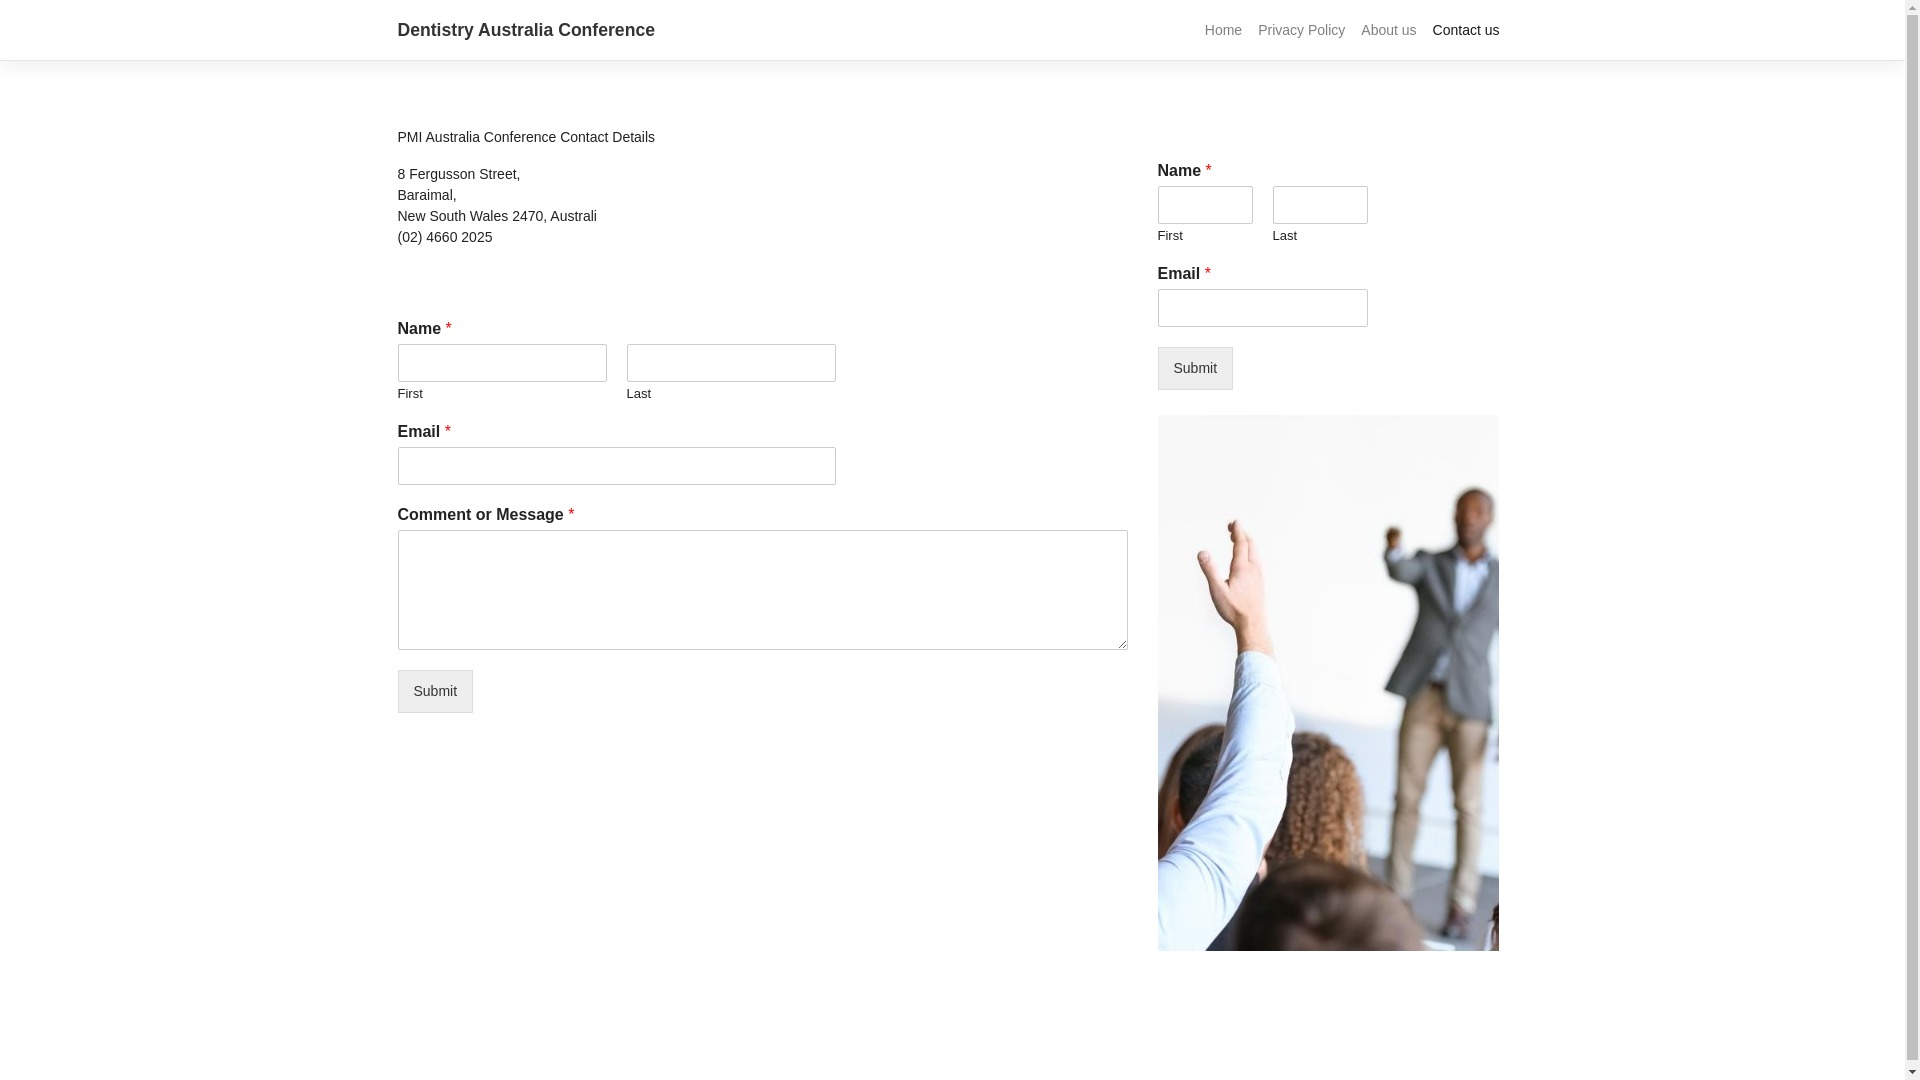 This screenshot has height=1080, width=1920. Describe the element at coordinates (1466, 30) in the screenshot. I see `'Contact us'` at that location.